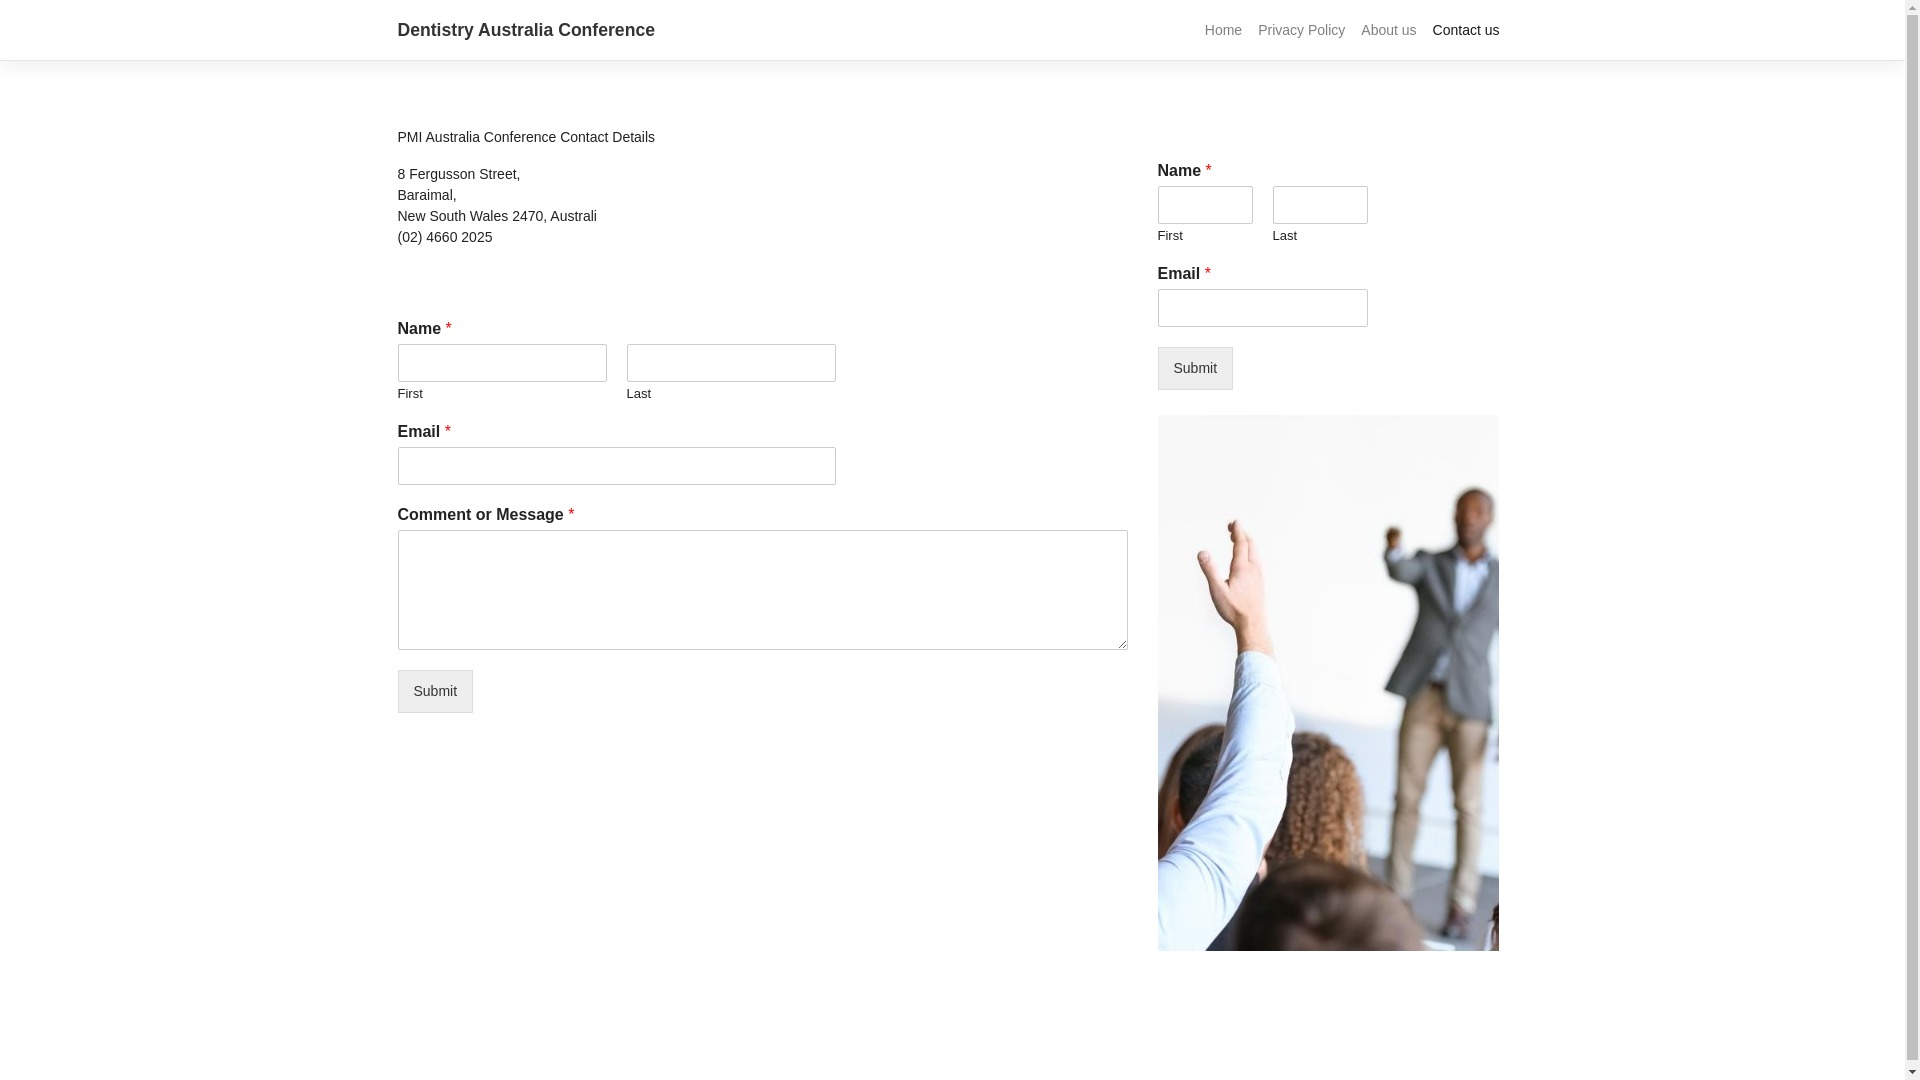 This screenshot has height=1080, width=1920. Describe the element at coordinates (1466, 30) in the screenshot. I see `'Contact us'` at that location.